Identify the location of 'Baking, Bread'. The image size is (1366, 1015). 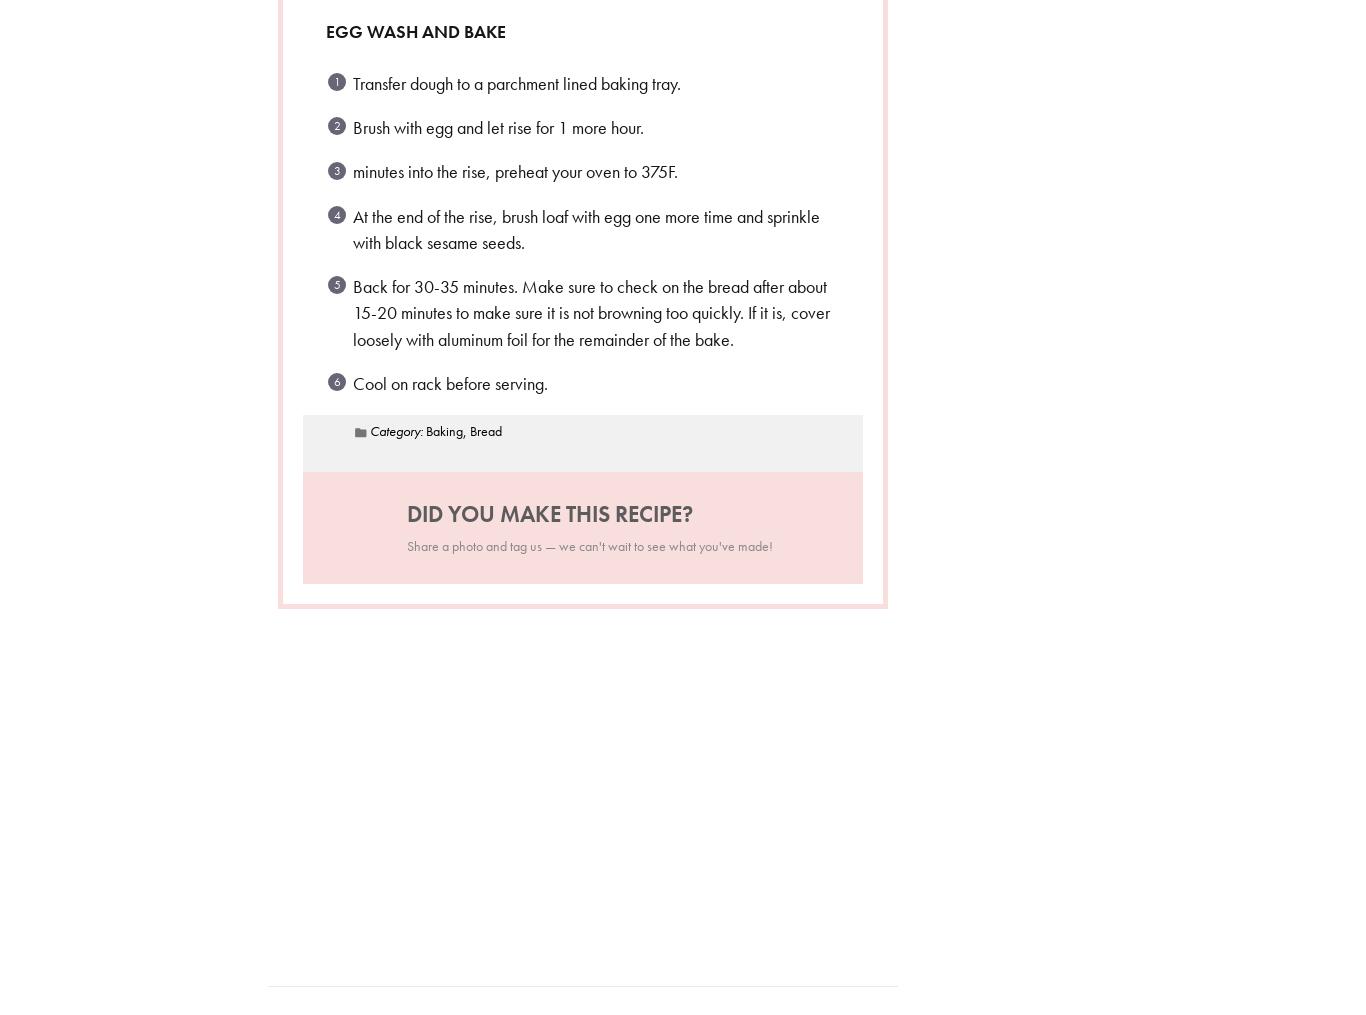
(462, 431).